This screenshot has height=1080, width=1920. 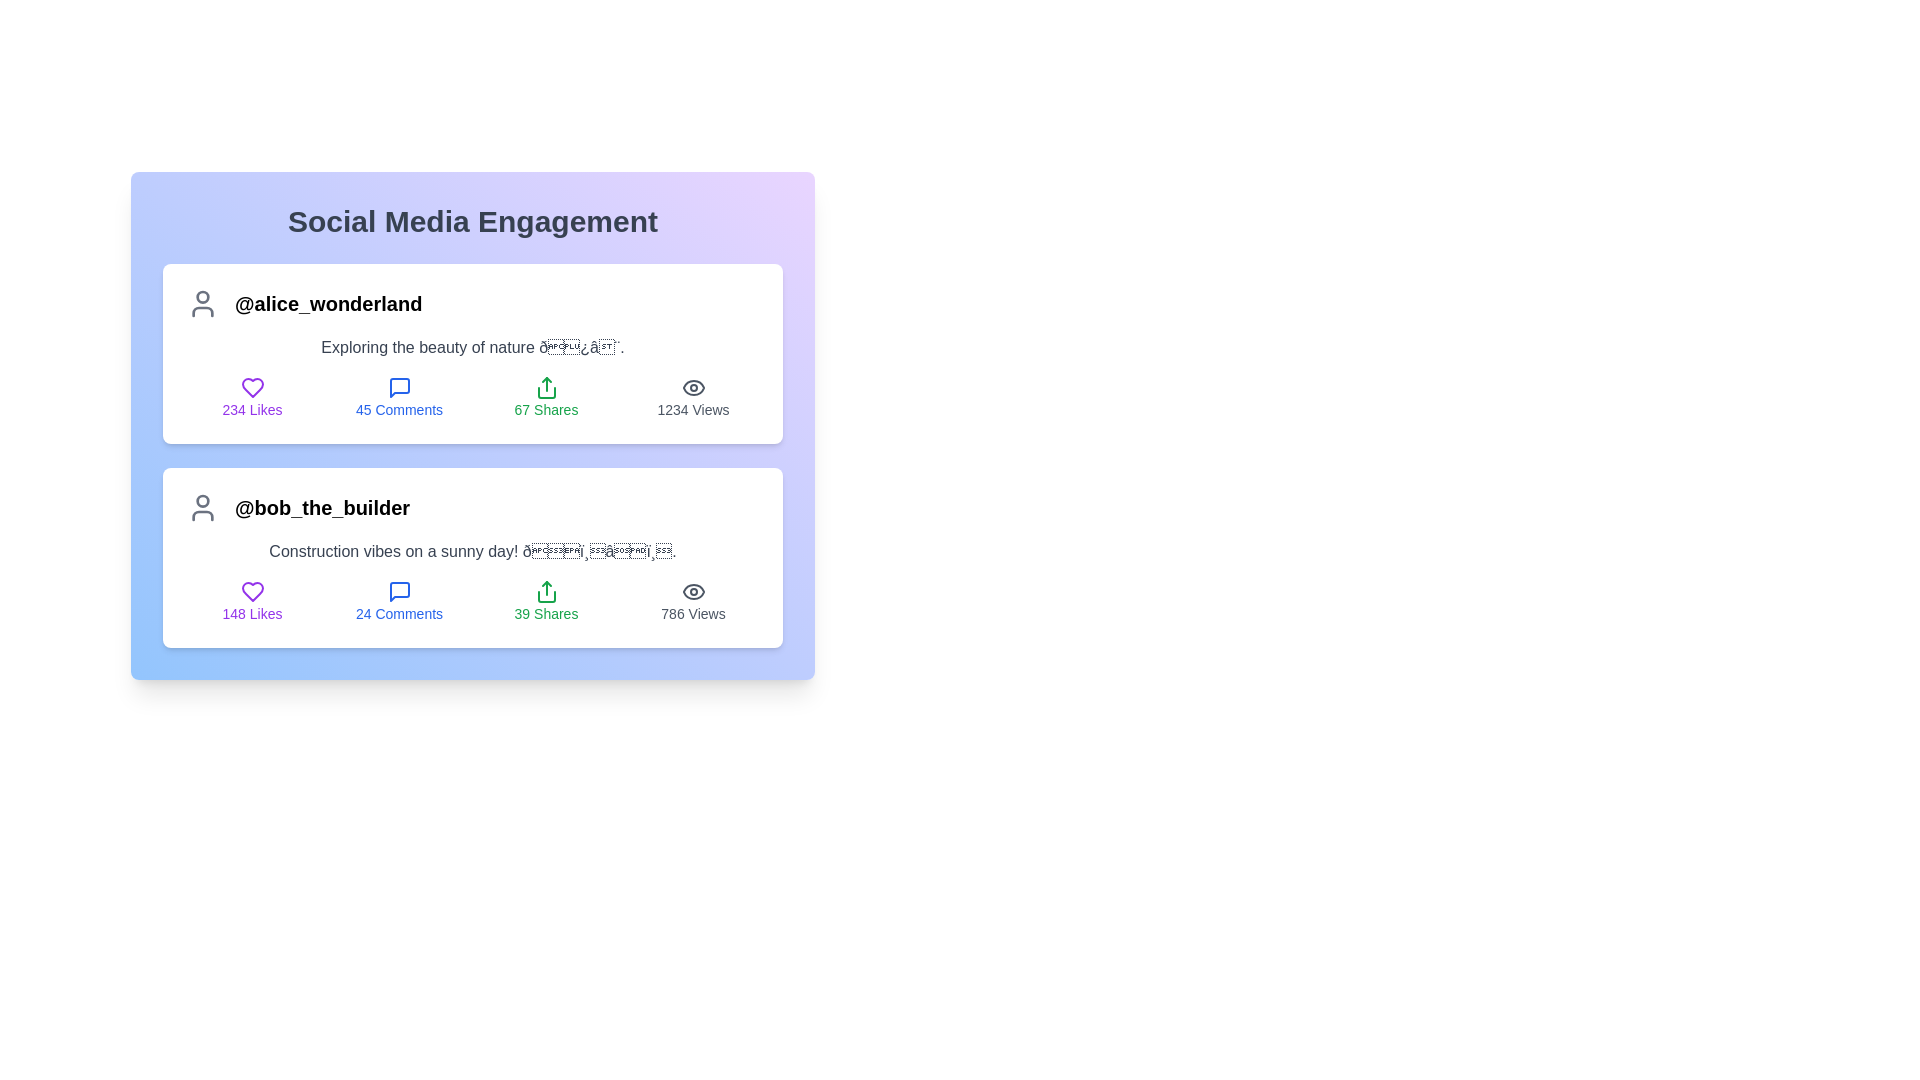 What do you see at coordinates (399, 590) in the screenshot?
I see `the comments icon located in the '24 Comments' section of the second card titled '@bob_the_builder', which is positioned directly to the left of the text '24 Comments'` at bounding box center [399, 590].